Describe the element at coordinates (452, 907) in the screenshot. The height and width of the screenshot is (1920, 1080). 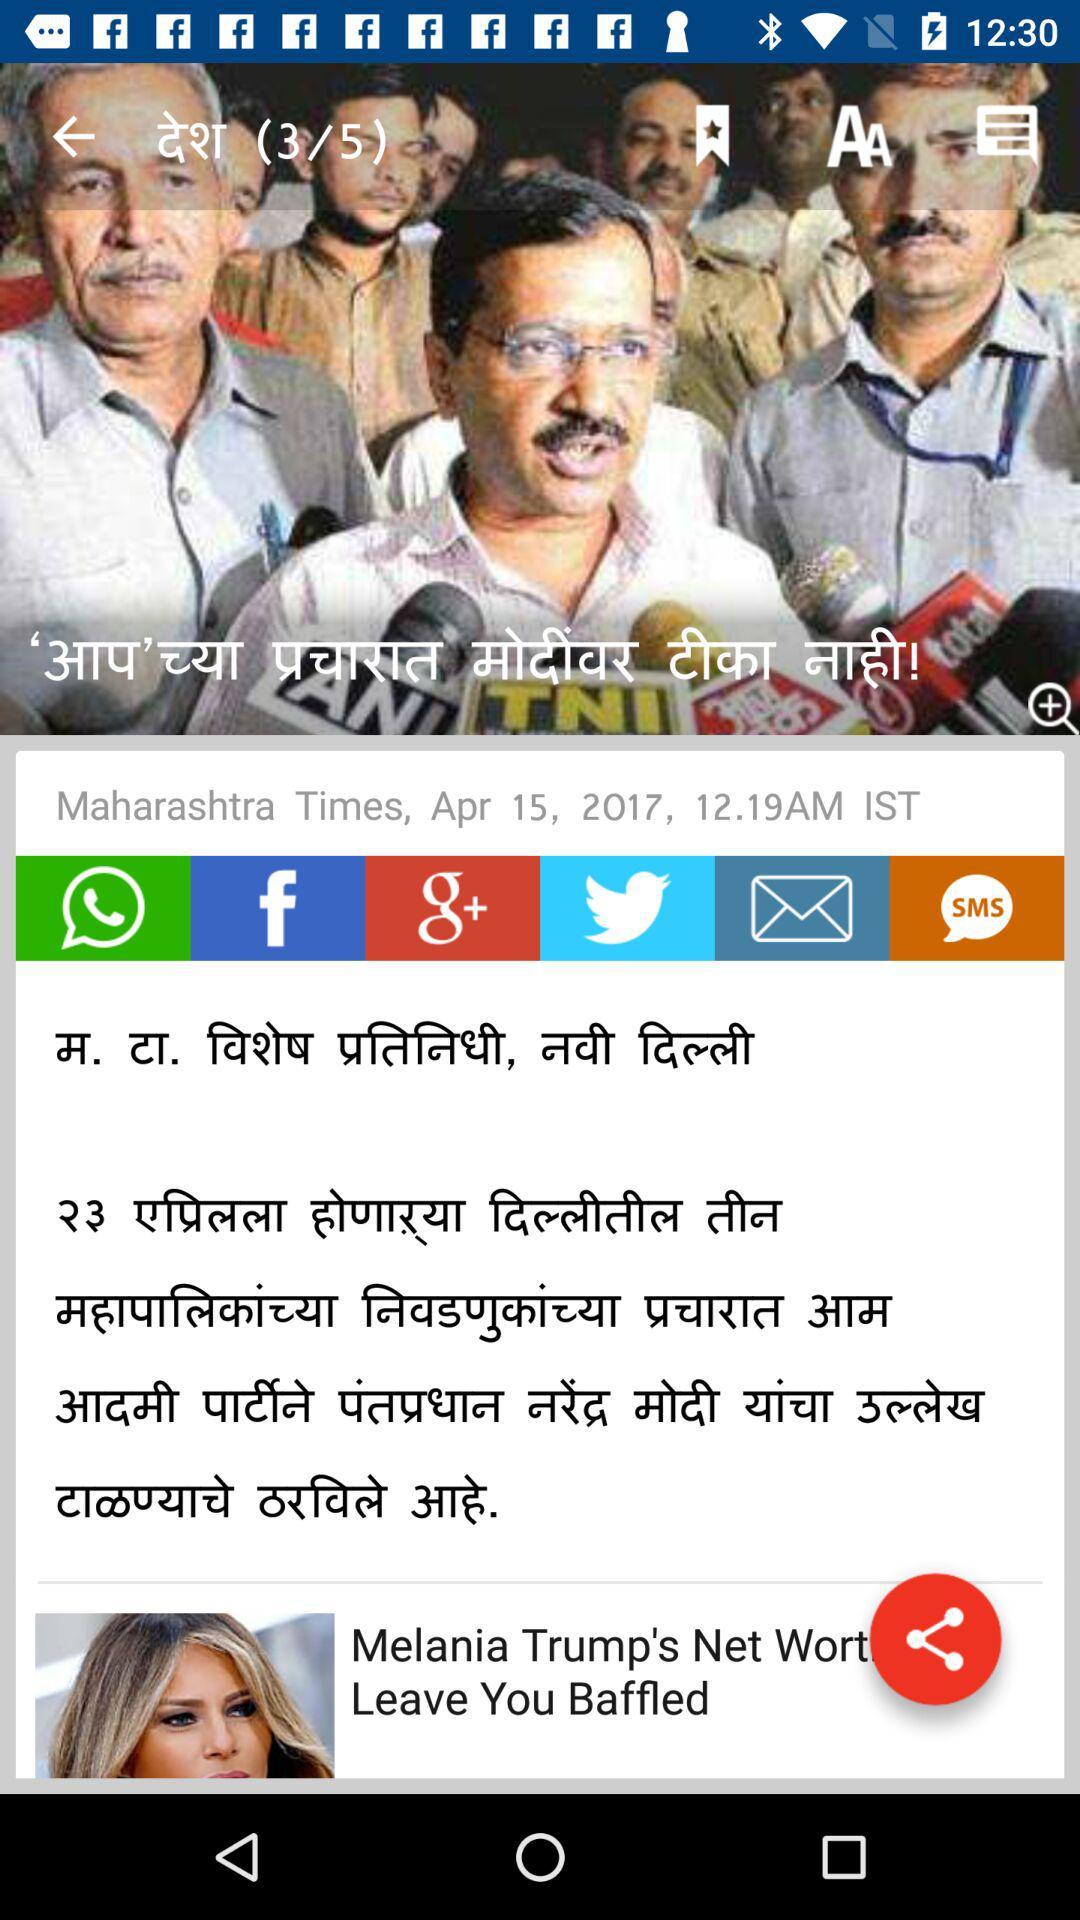
I see `share on google+` at that location.